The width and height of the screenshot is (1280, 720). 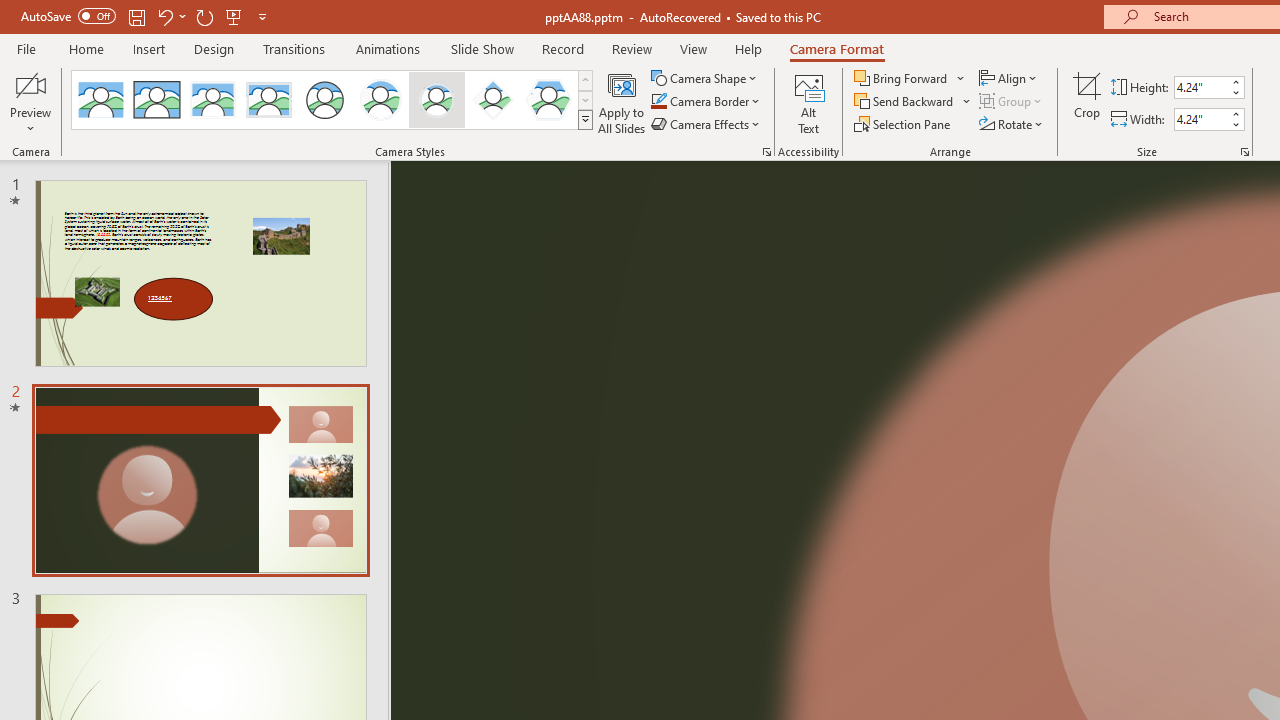 I want to click on 'Slide', so click(x=200, y=480).